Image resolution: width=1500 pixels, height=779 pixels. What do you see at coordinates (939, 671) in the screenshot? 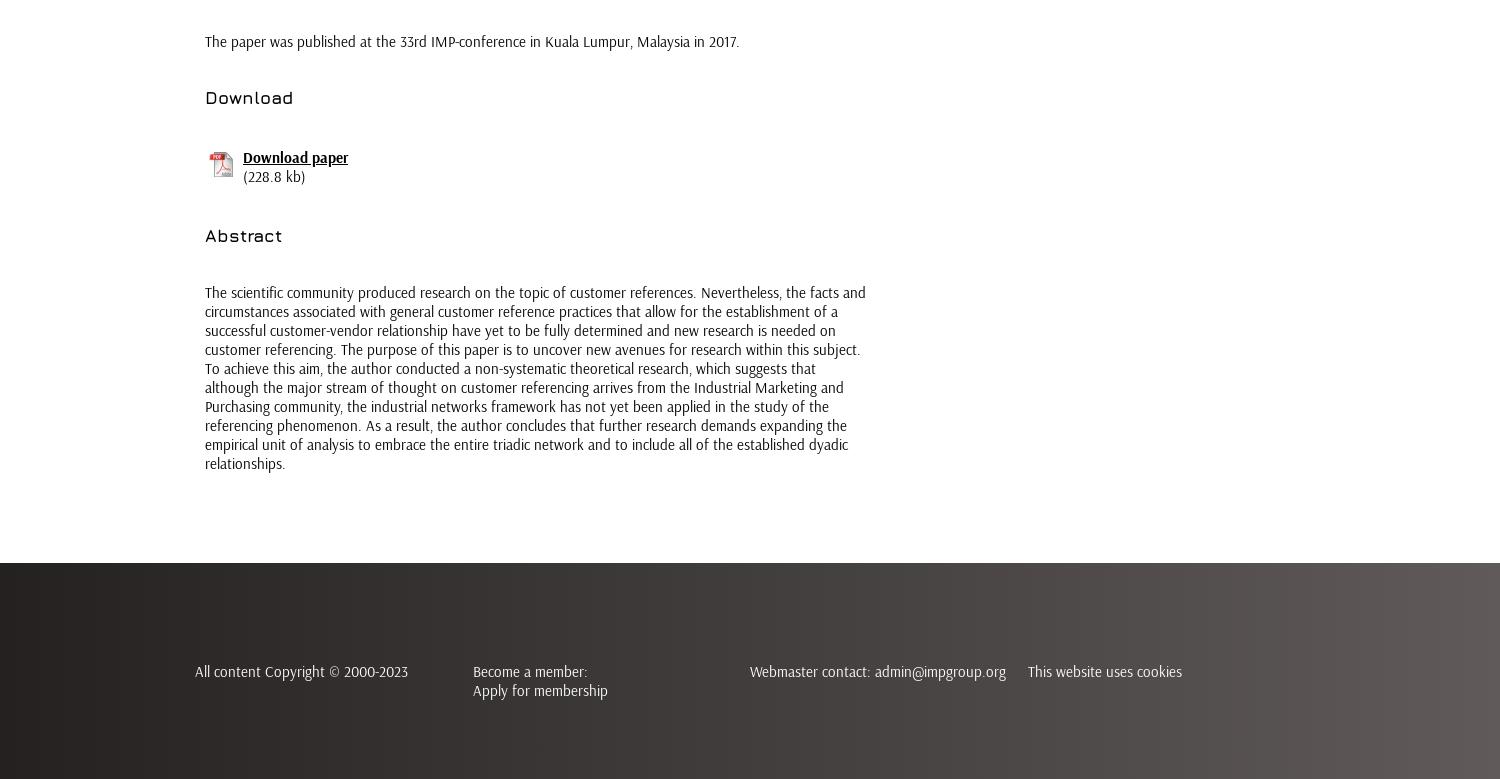
I see `'admin@impgroup.org'` at bounding box center [939, 671].